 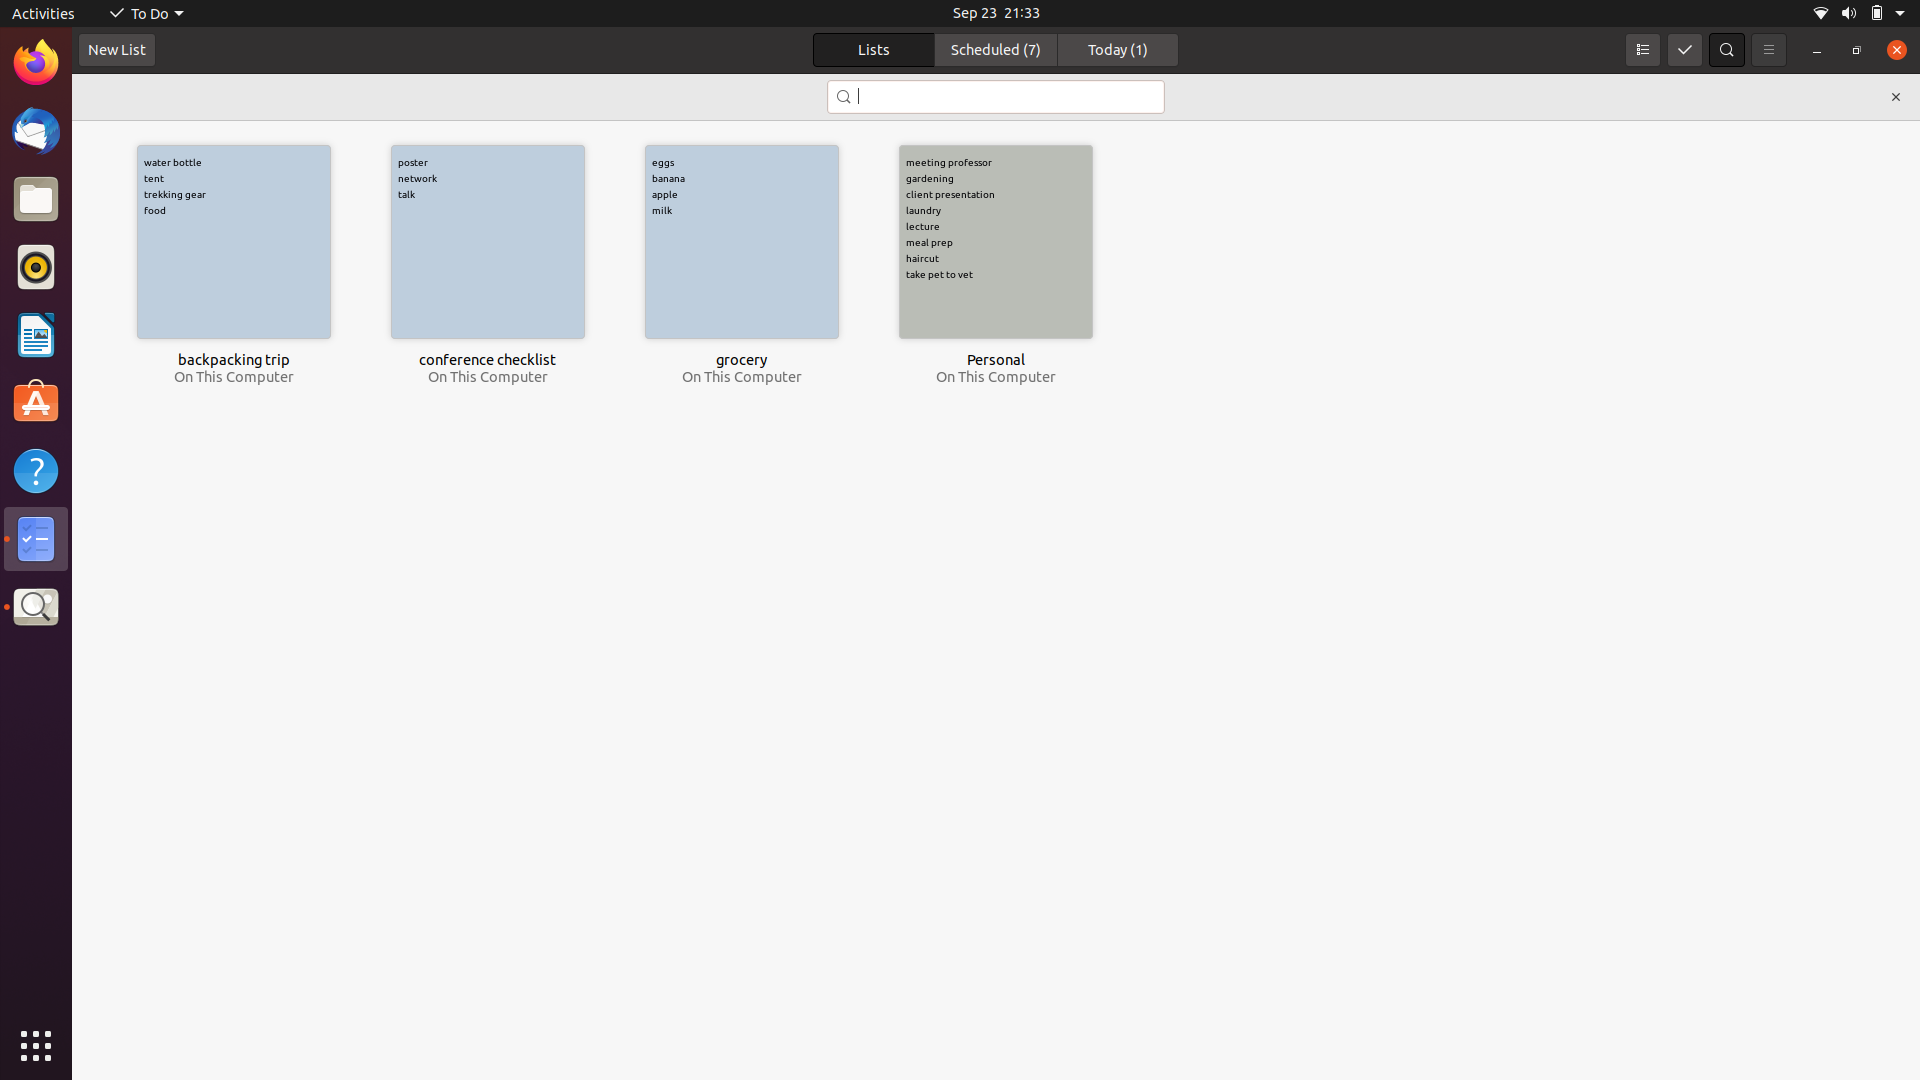 I want to click on the "Scheduled" section, so click(x=996, y=49).